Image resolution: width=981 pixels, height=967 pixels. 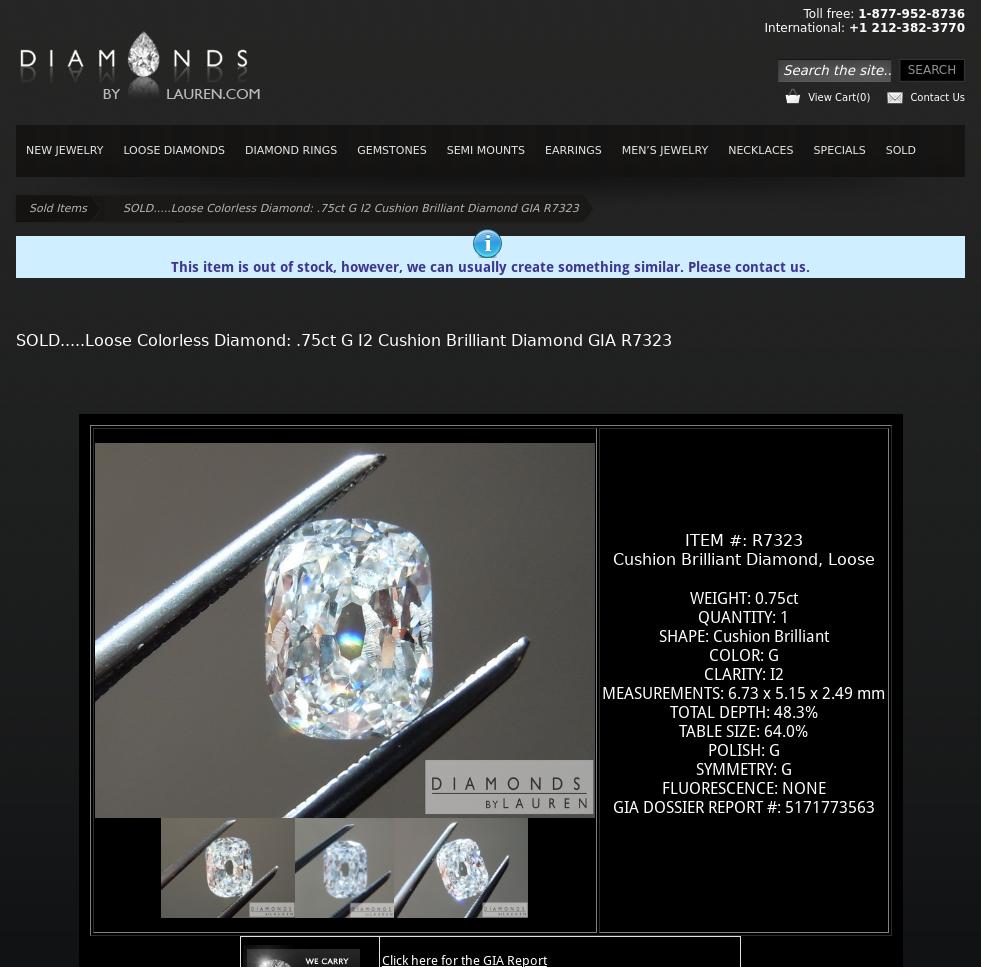 I want to click on 'TABLE SIZE: 64.0%', so click(x=743, y=729).